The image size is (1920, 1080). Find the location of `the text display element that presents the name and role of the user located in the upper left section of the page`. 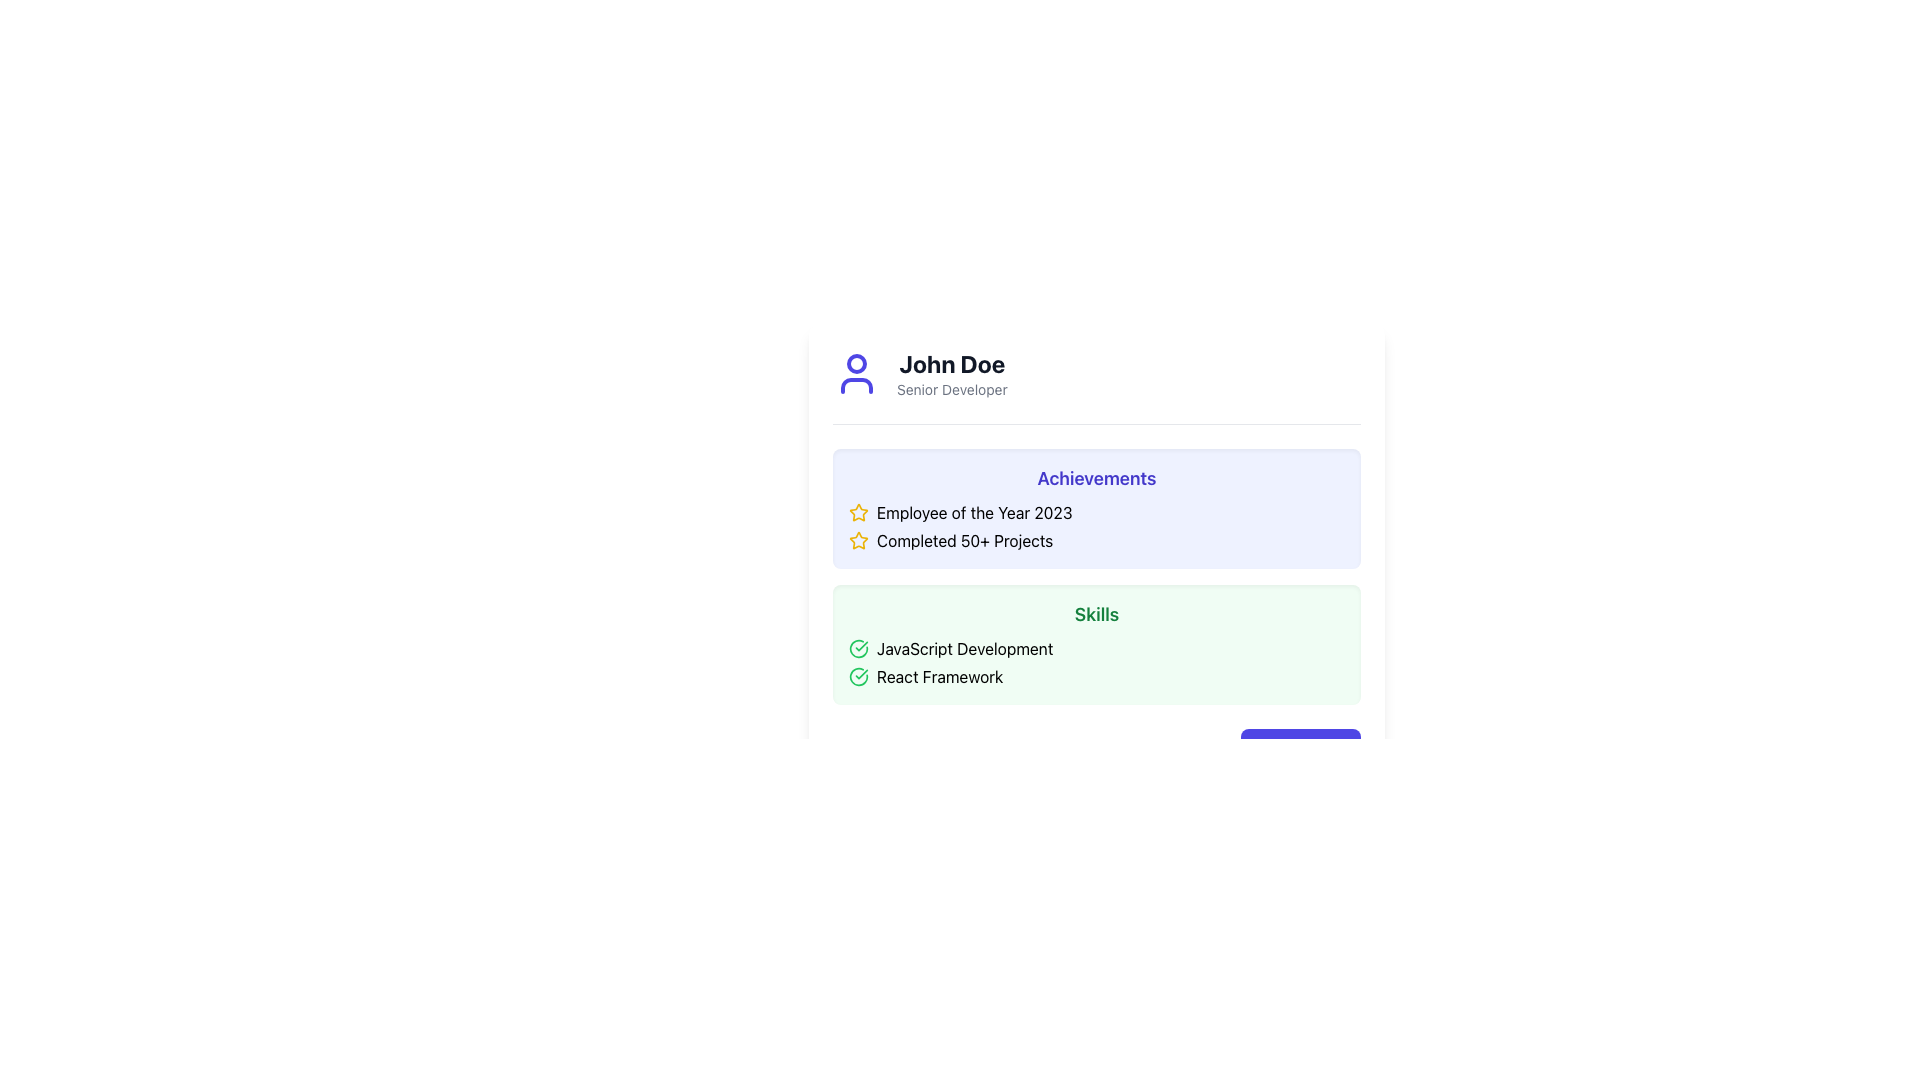

the text display element that presents the name and role of the user located in the upper left section of the page is located at coordinates (951, 374).